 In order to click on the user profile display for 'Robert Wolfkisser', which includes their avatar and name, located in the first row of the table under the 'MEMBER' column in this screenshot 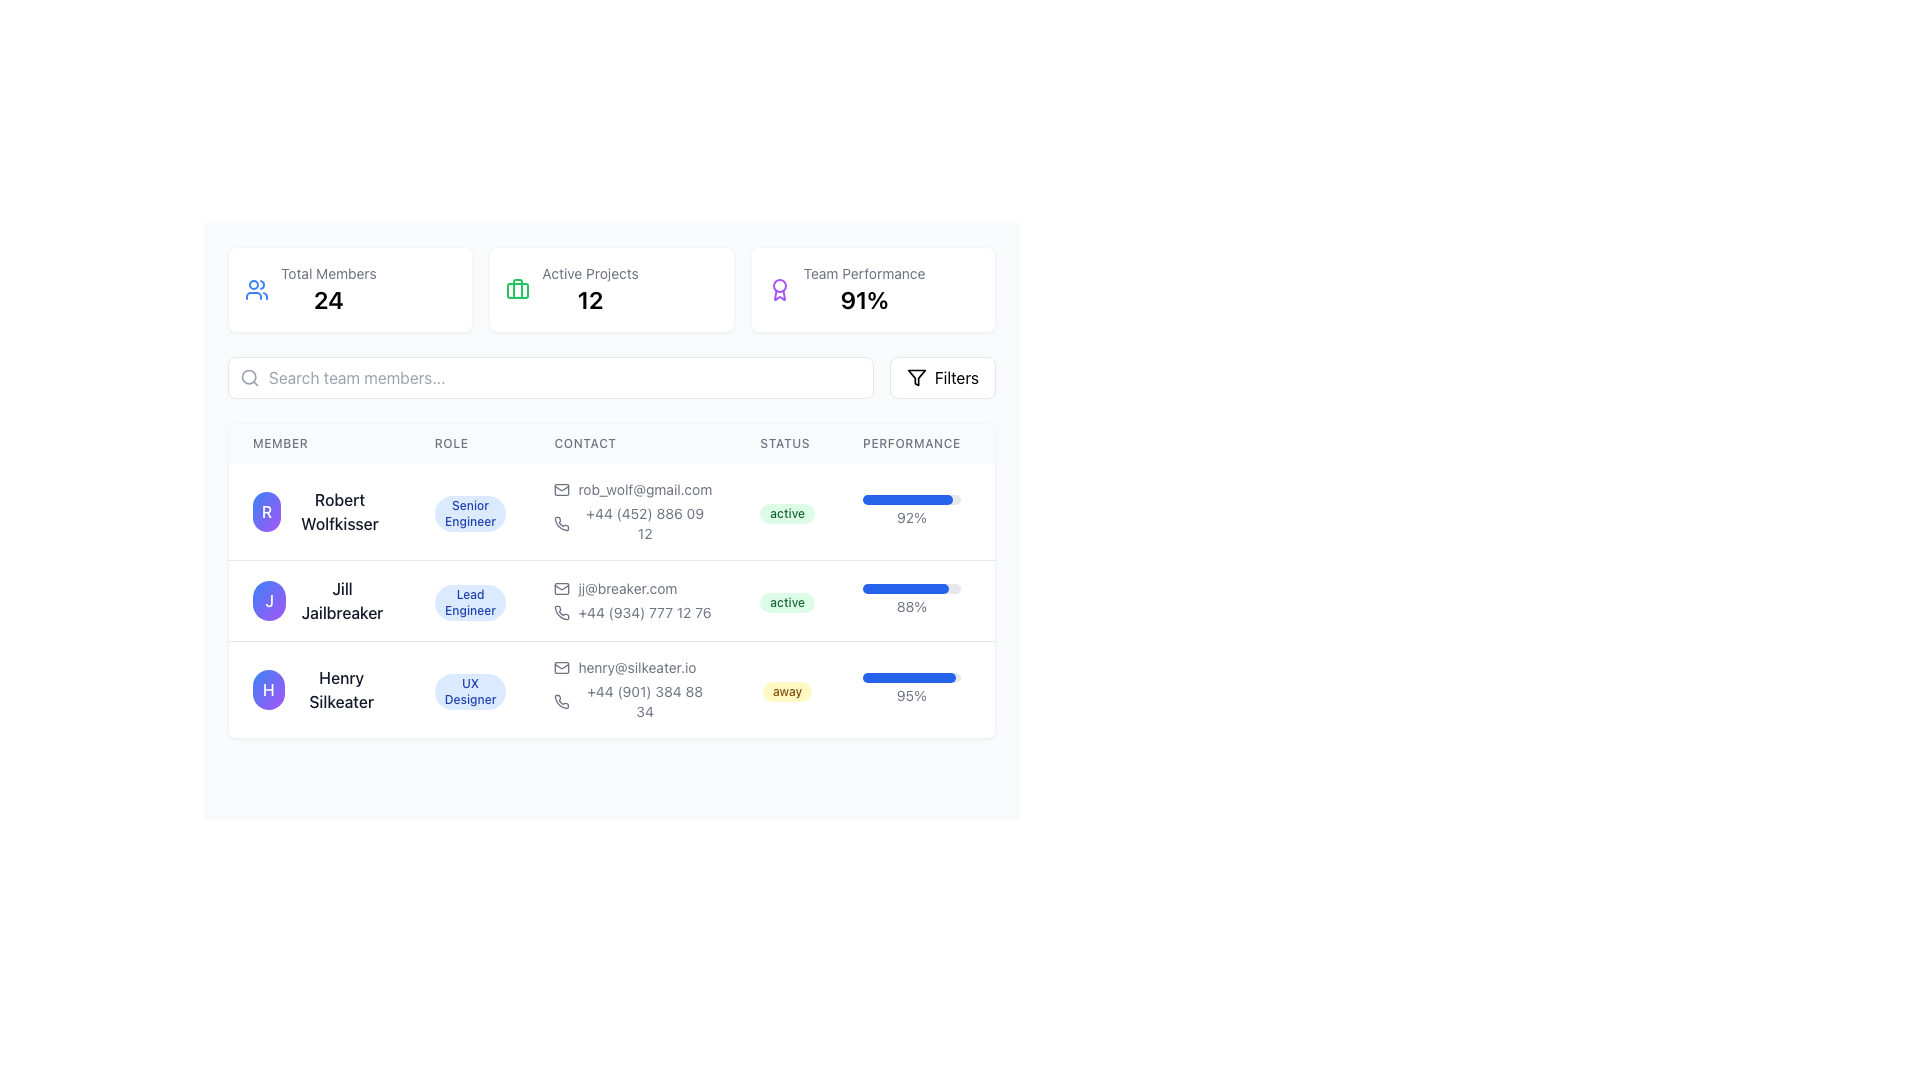, I will do `click(318, 511)`.